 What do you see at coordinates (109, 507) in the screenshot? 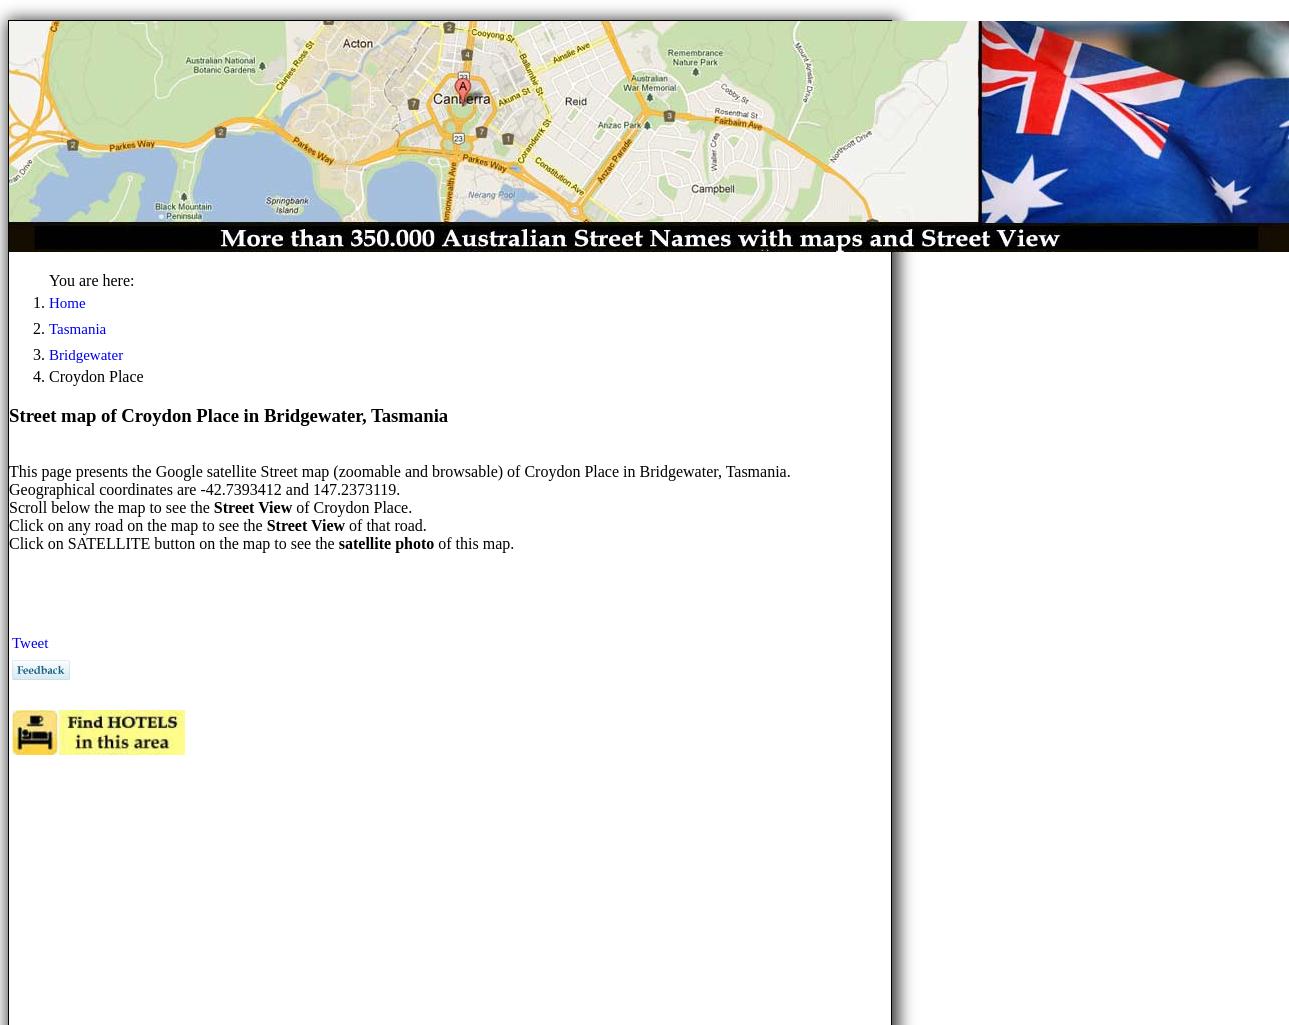
I see `'Scroll below the map to see the'` at bounding box center [109, 507].